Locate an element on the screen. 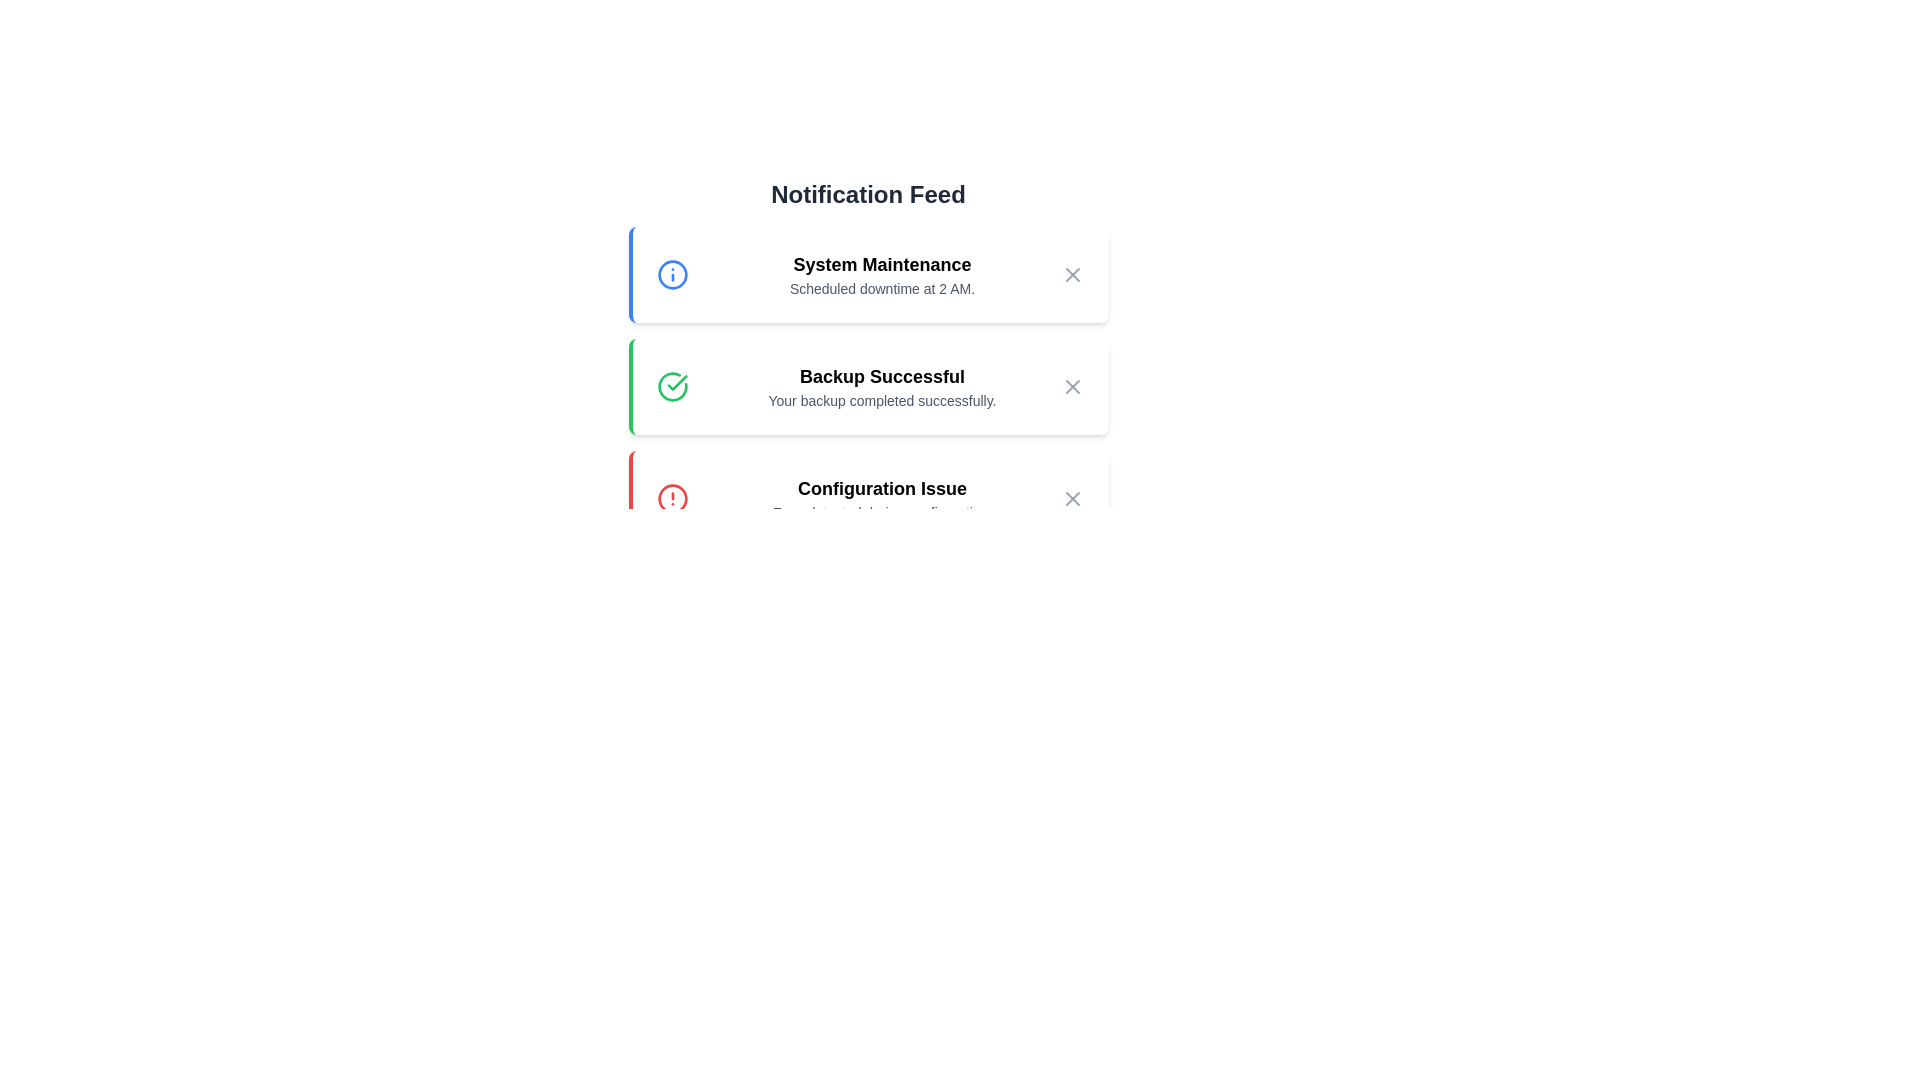  close button of the notification with title Configuration Issue is located at coordinates (1071, 497).